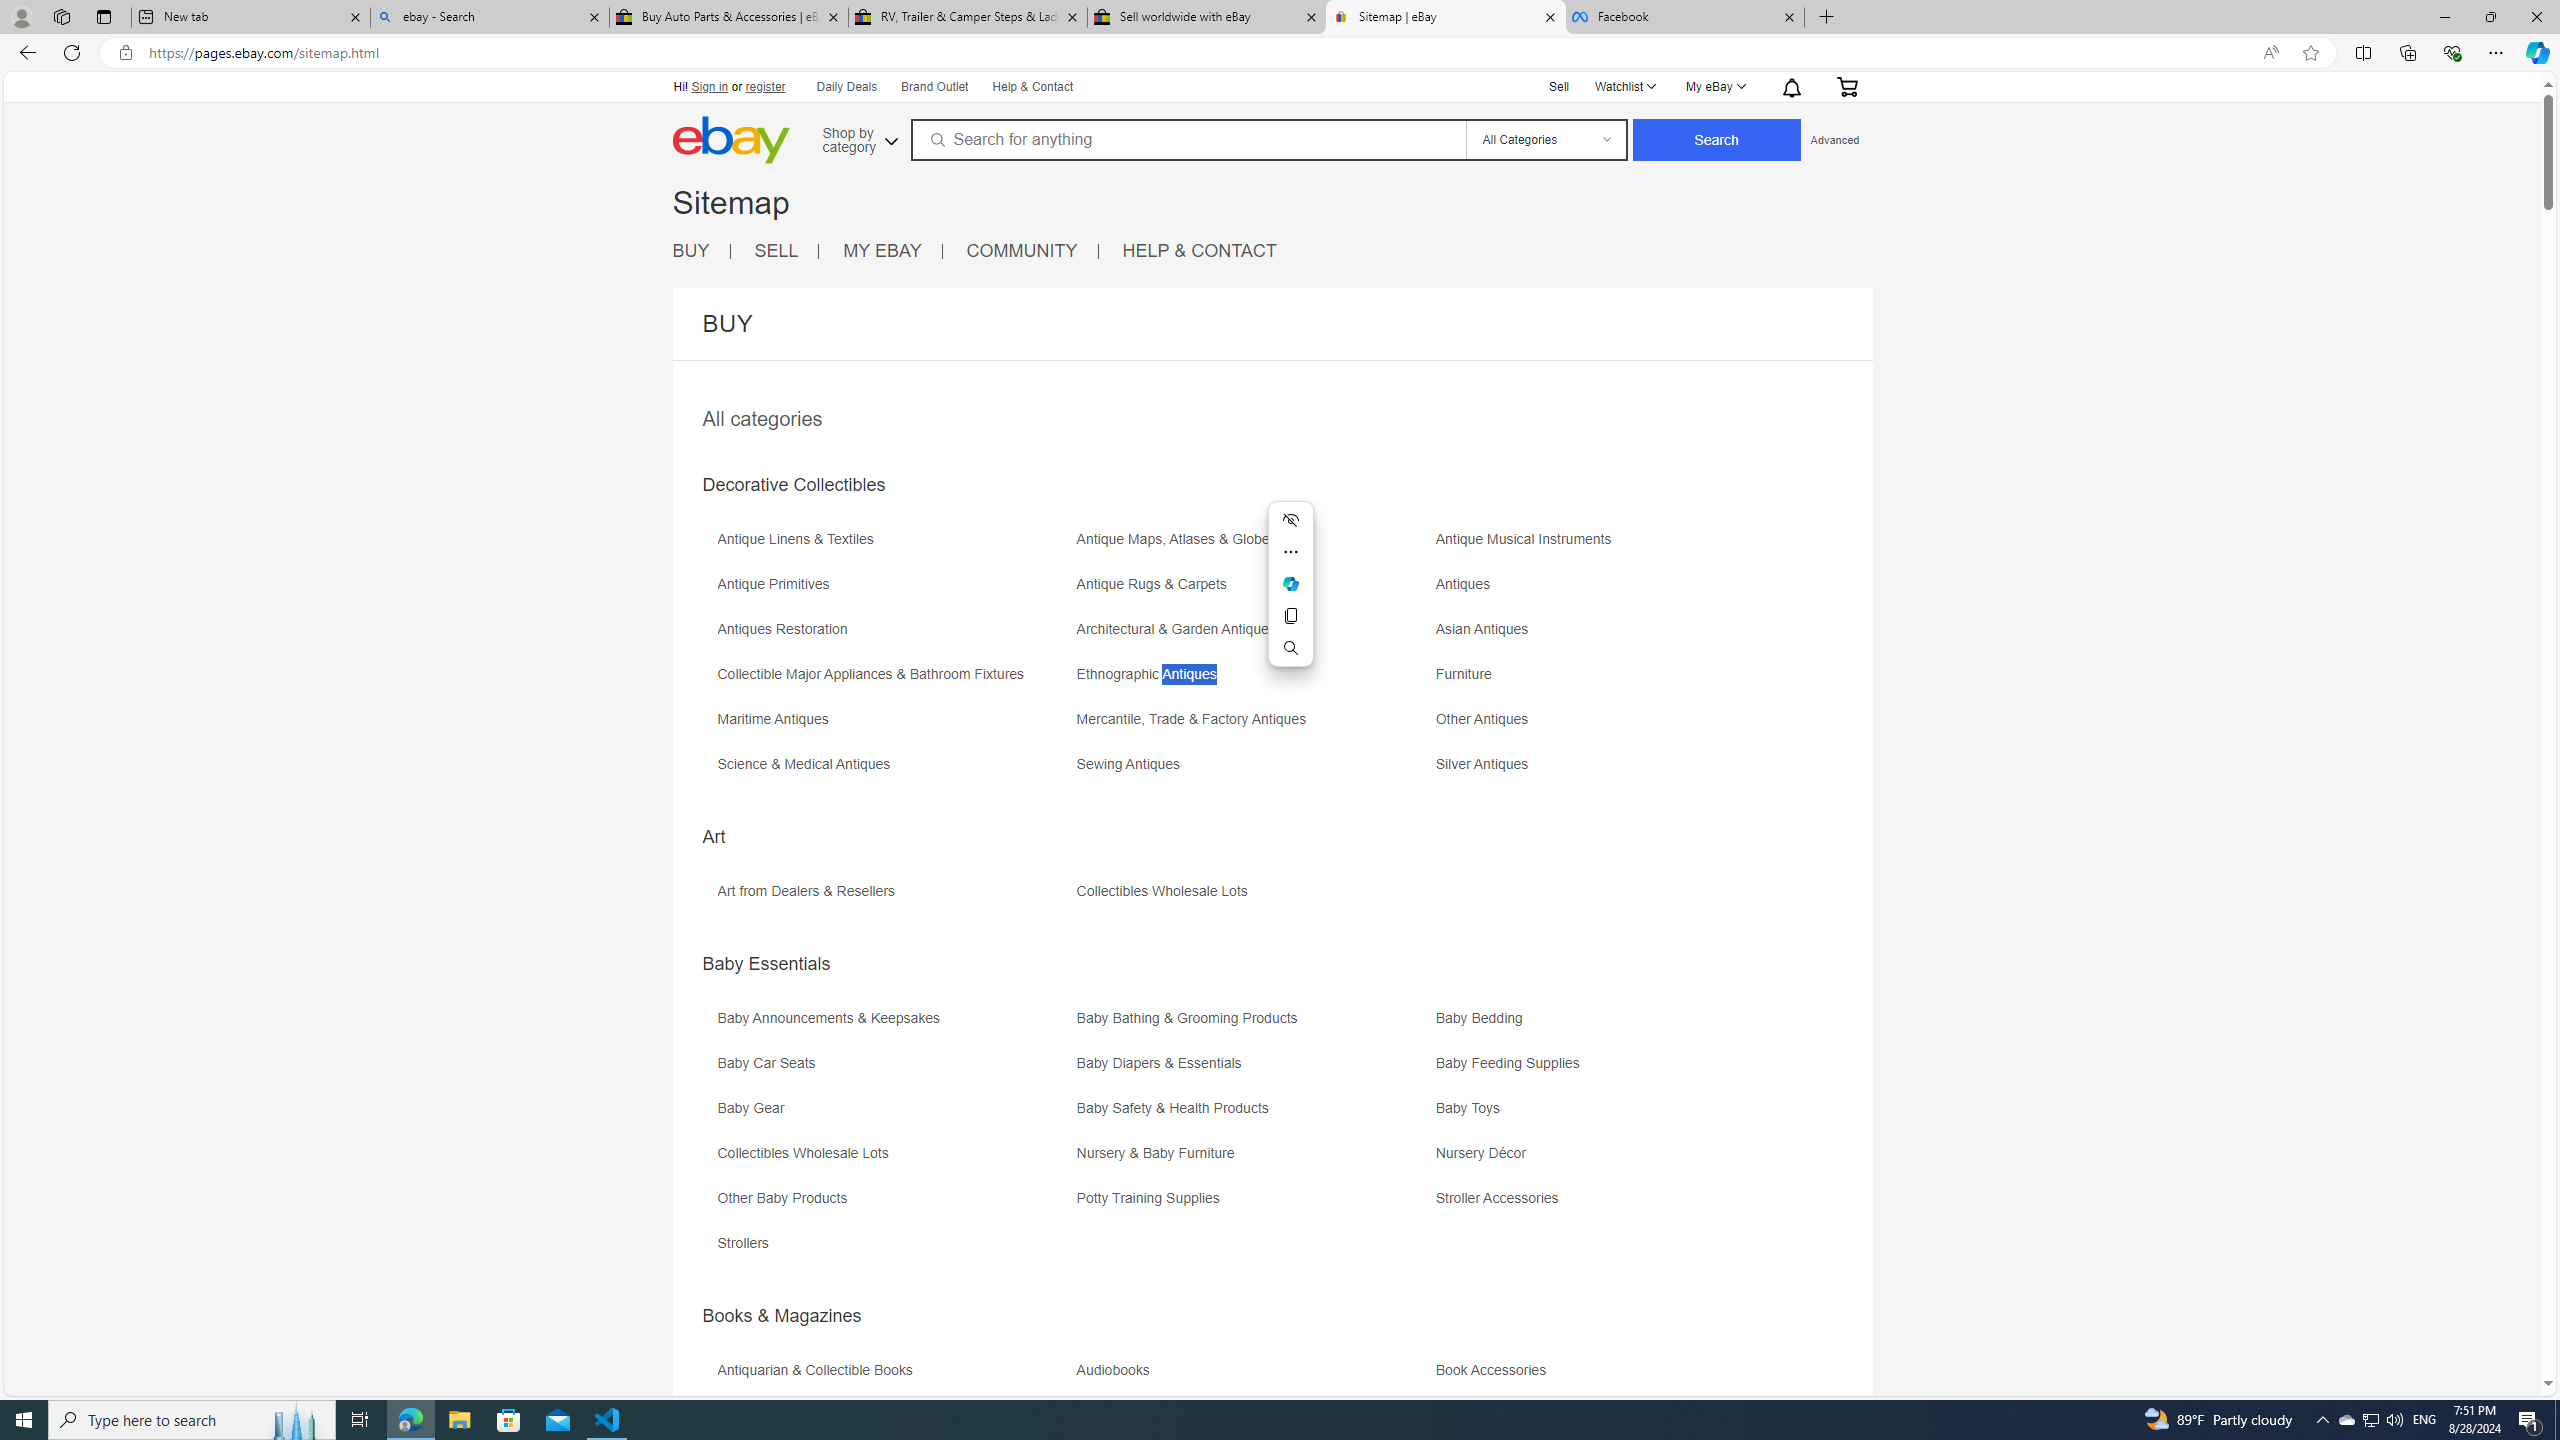 The image size is (2560, 1440). What do you see at coordinates (1031, 87) in the screenshot?
I see `'Help & Contact'` at bounding box center [1031, 87].